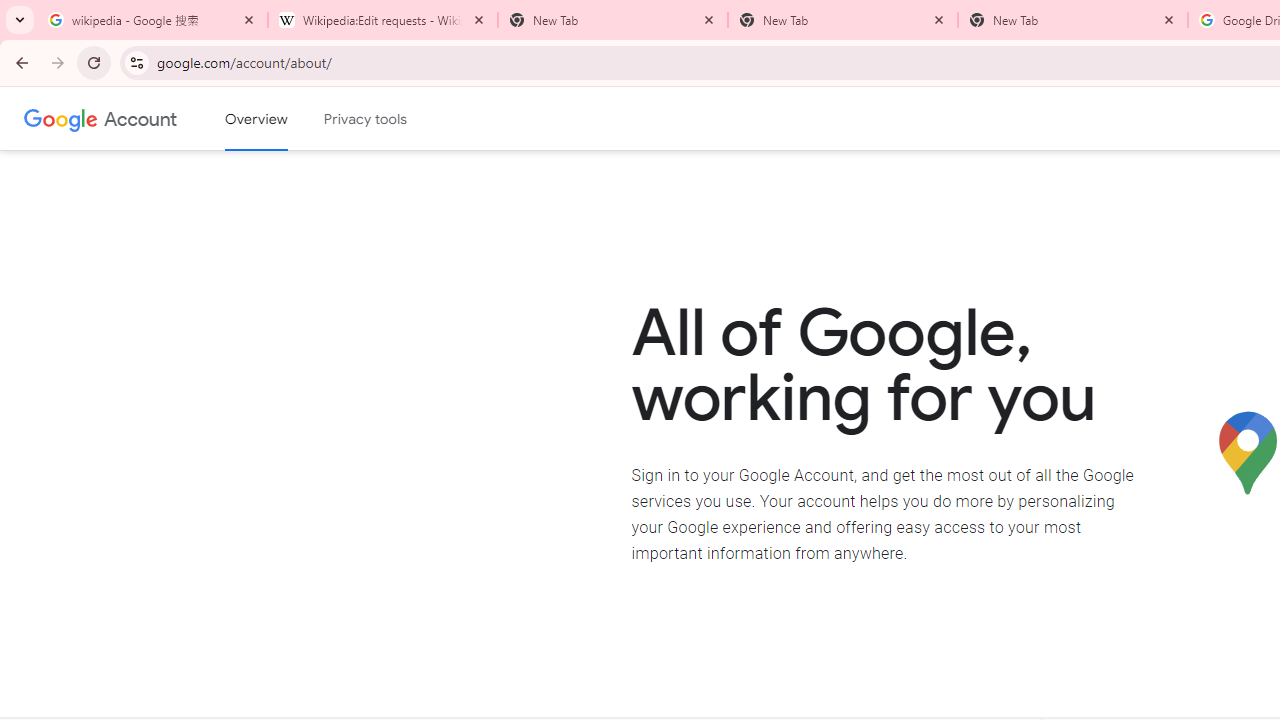 The height and width of the screenshot is (720, 1280). What do you see at coordinates (382, 20) in the screenshot?
I see `'Wikipedia:Edit requests - Wikipedia'` at bounding box center [382, 20].